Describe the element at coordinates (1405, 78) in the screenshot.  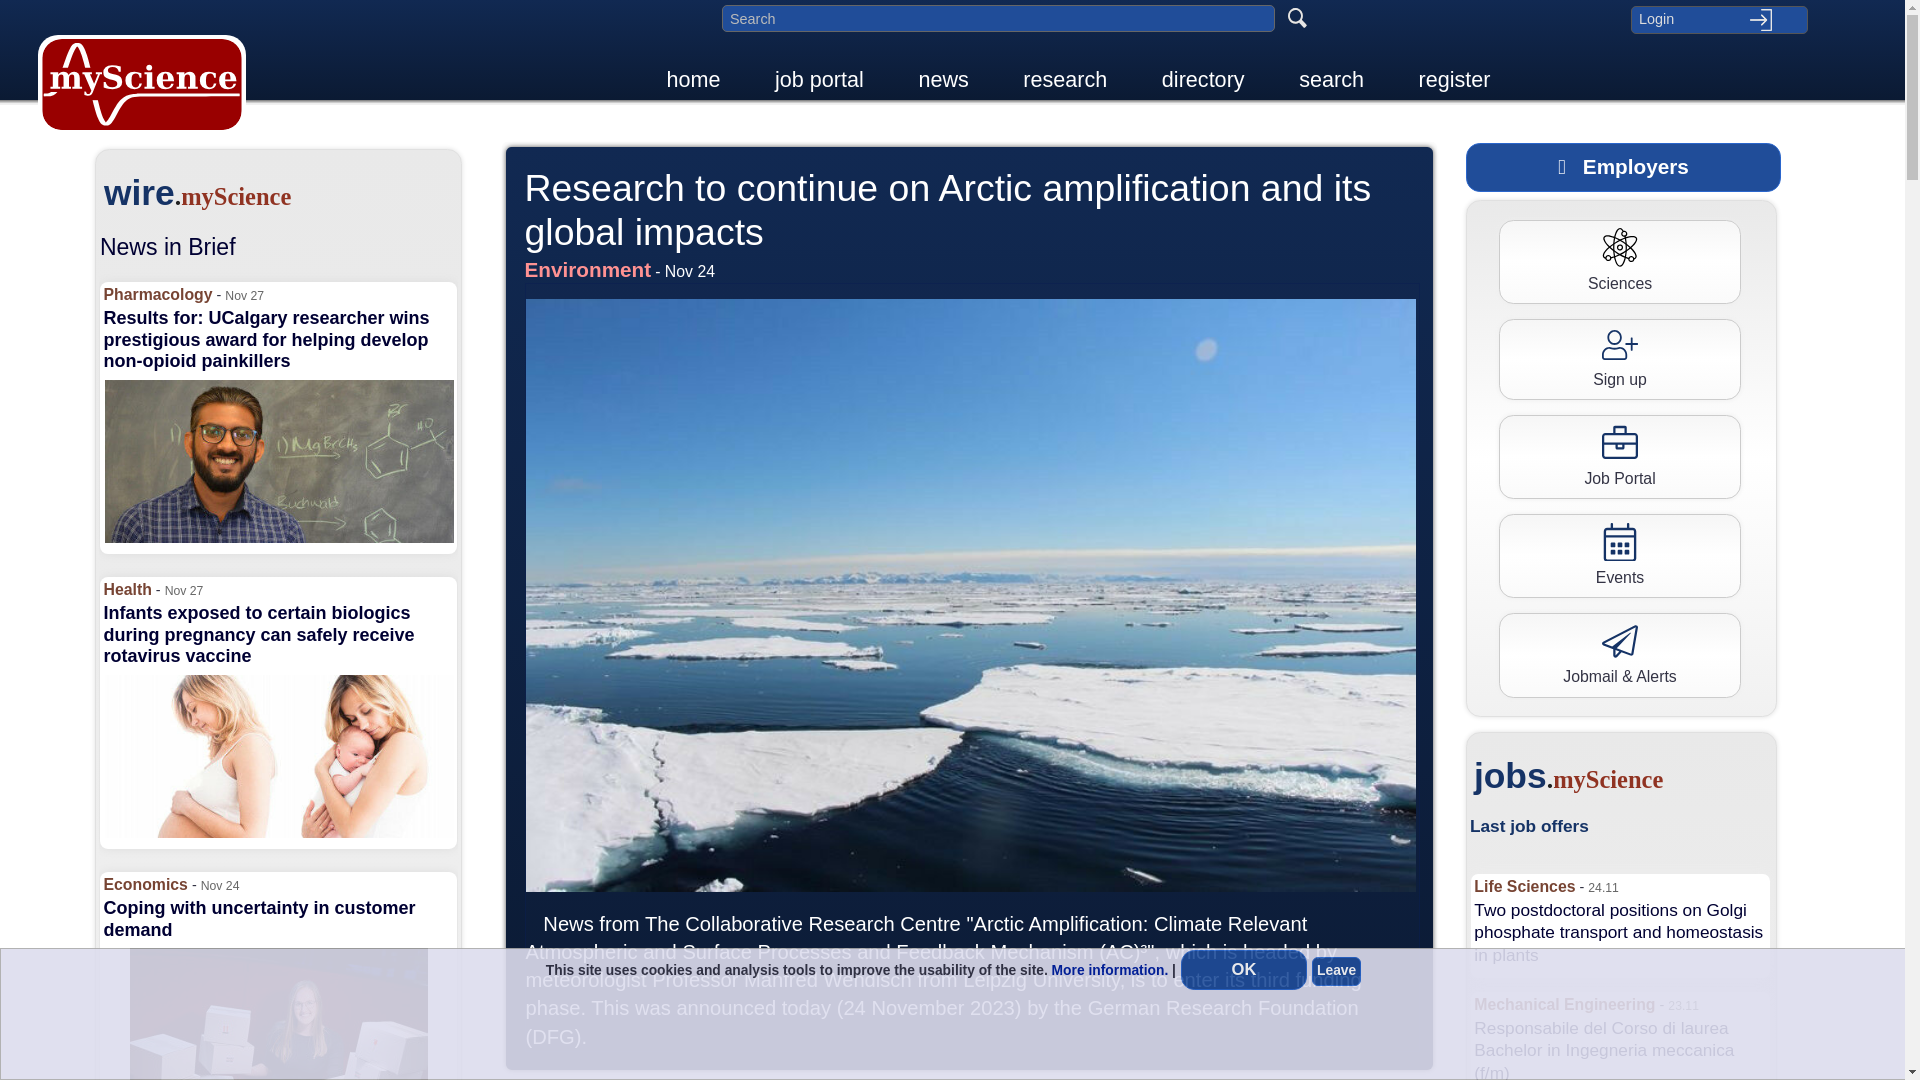
I see `'register'` at that location.